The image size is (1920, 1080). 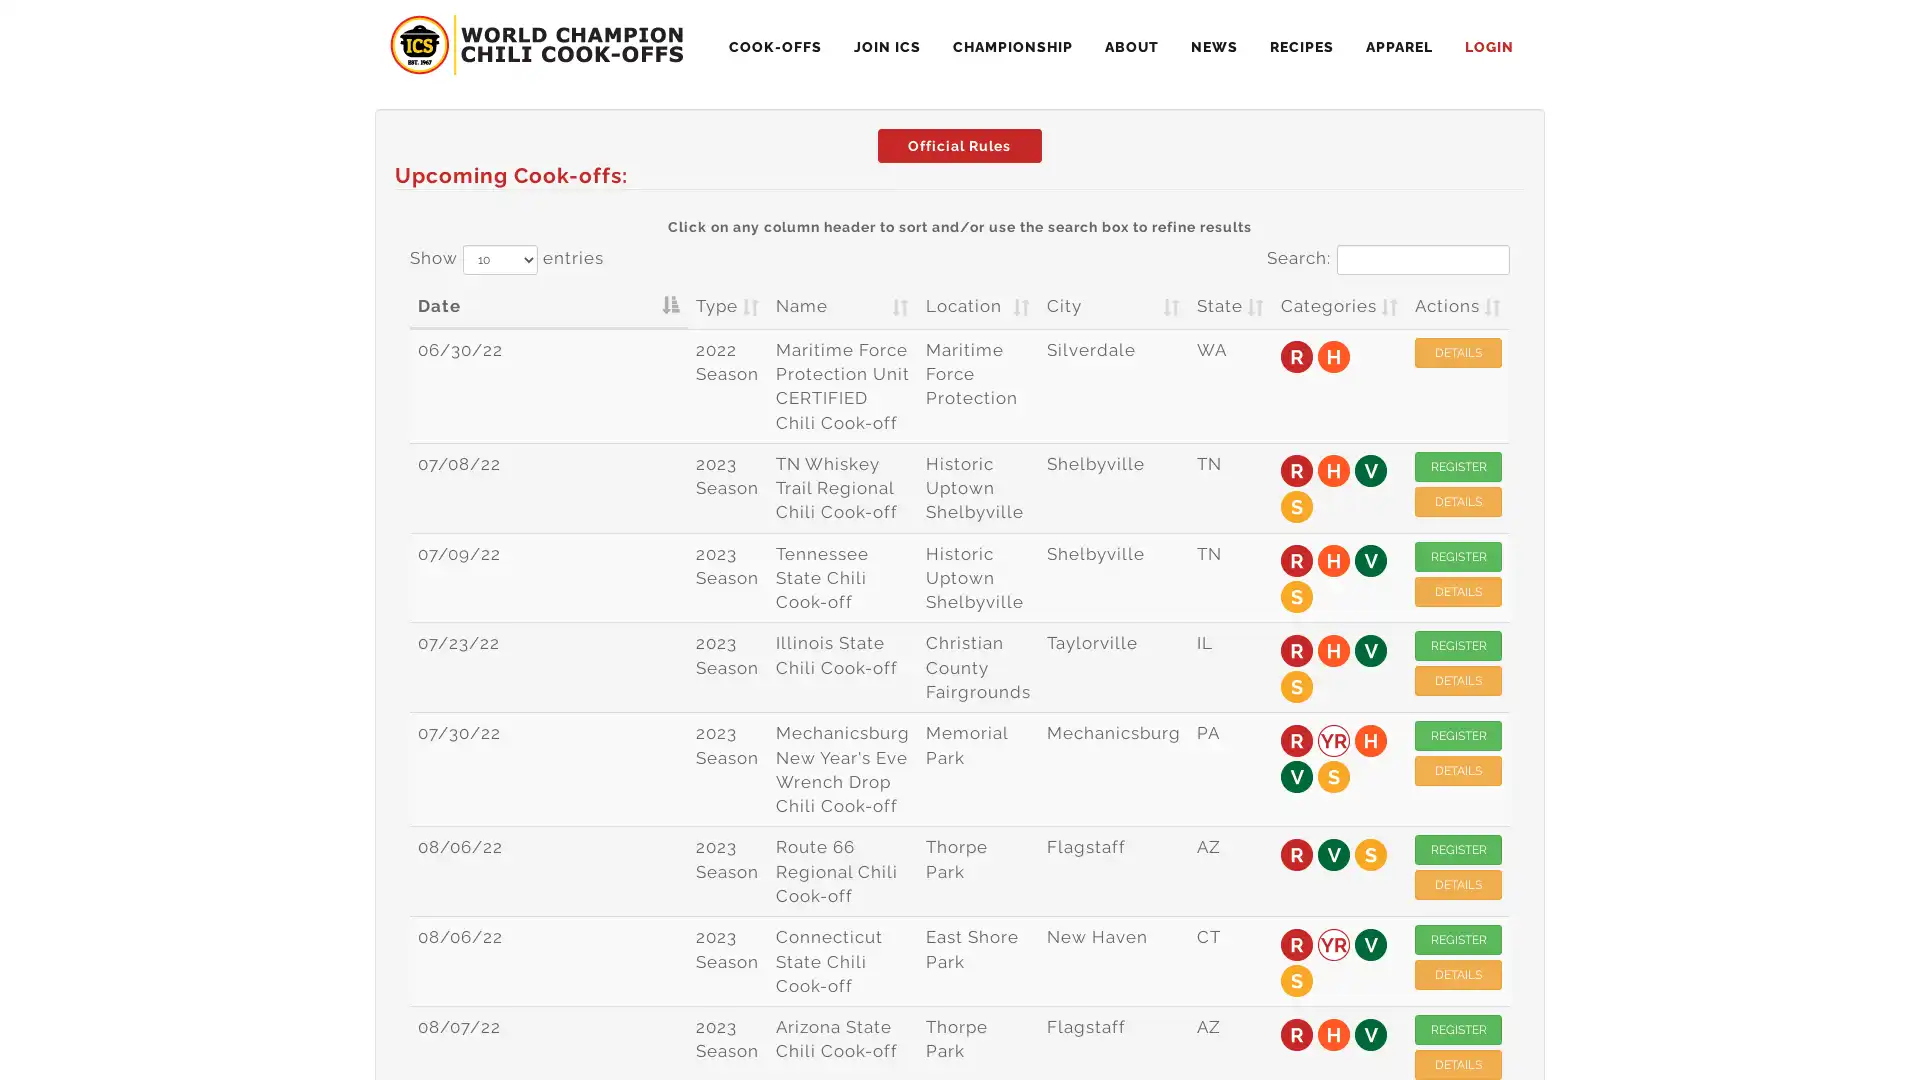 What do you see at coordinates (1458, 974) in the screenshot?
I see `DETAILS` at bounding box center [1458, 974].